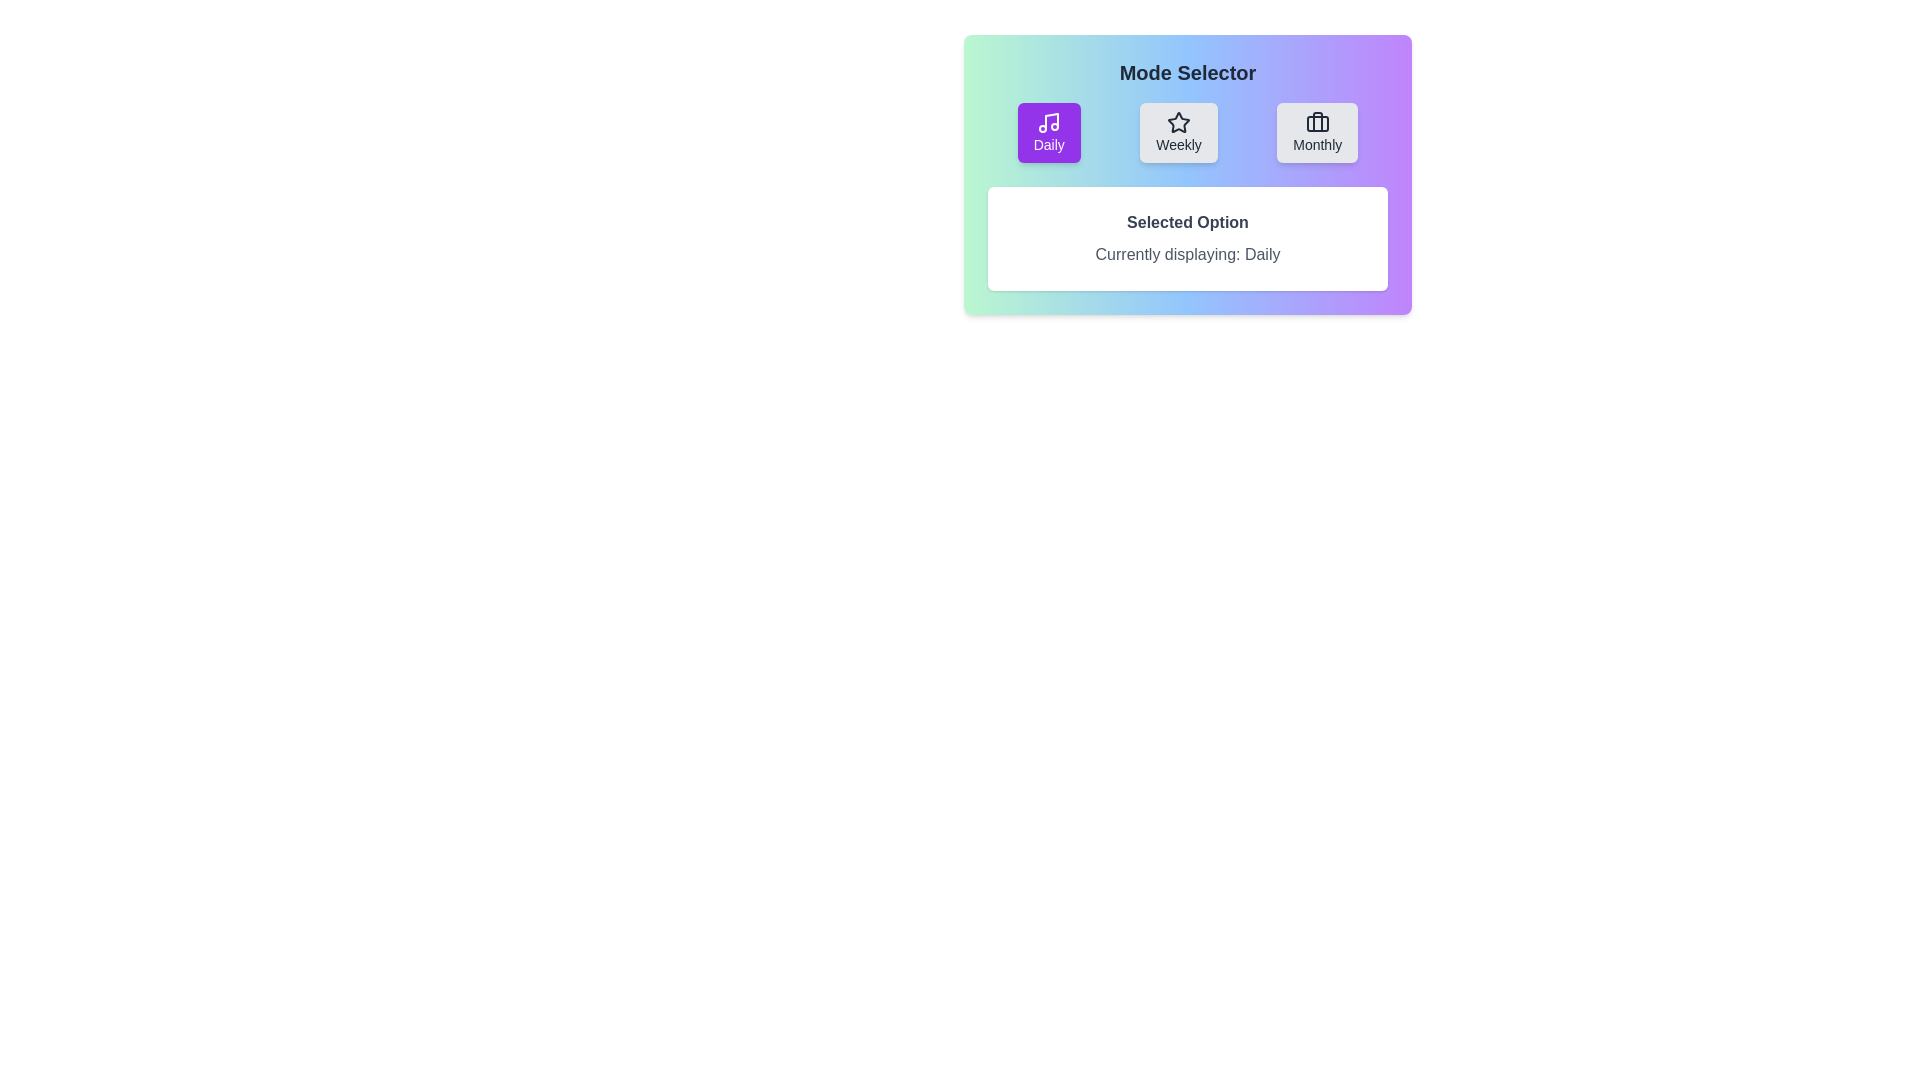 The image size is (1920, 1080). I want to click on the Static Text element displaying 'Currently displaying: Daily', which is styled in gray and located below the 'Selected Option' heading in the 'Mode Selector' section, so click(1188, 253).